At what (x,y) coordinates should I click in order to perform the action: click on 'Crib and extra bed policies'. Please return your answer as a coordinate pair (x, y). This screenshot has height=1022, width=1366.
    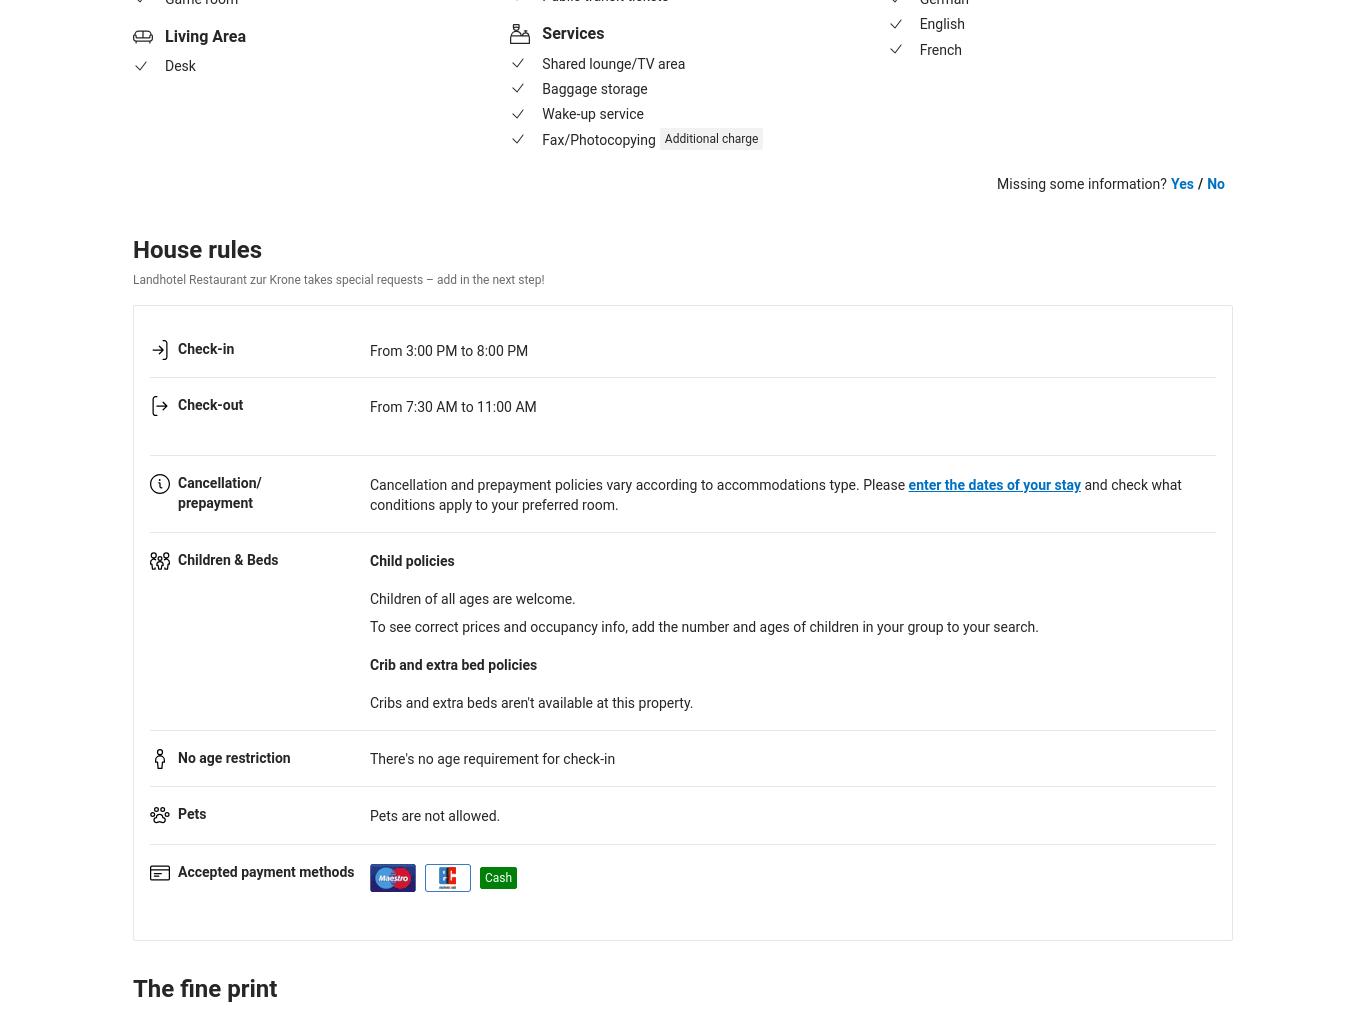
    Looking at the image, I should click on (452, 664).